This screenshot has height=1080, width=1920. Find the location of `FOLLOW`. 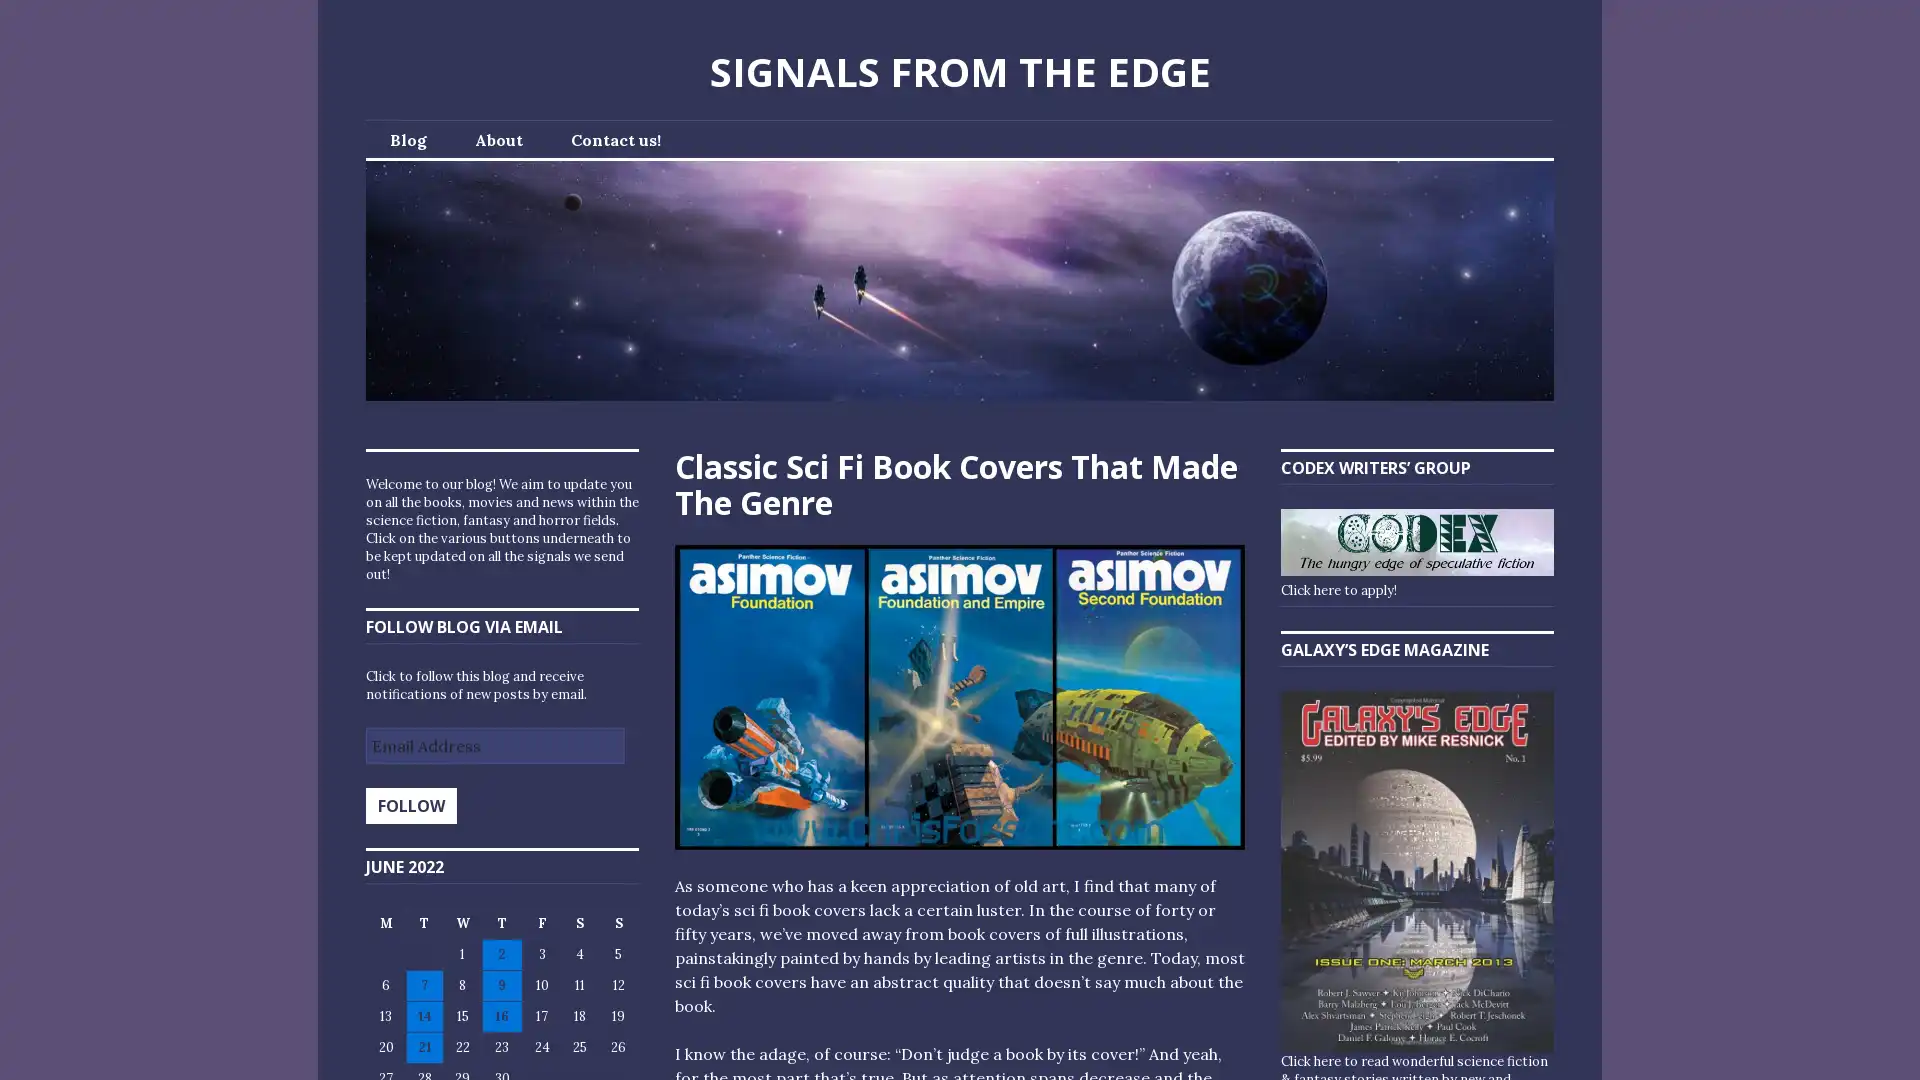

FOLLOW is located at coordinates (410, 805).